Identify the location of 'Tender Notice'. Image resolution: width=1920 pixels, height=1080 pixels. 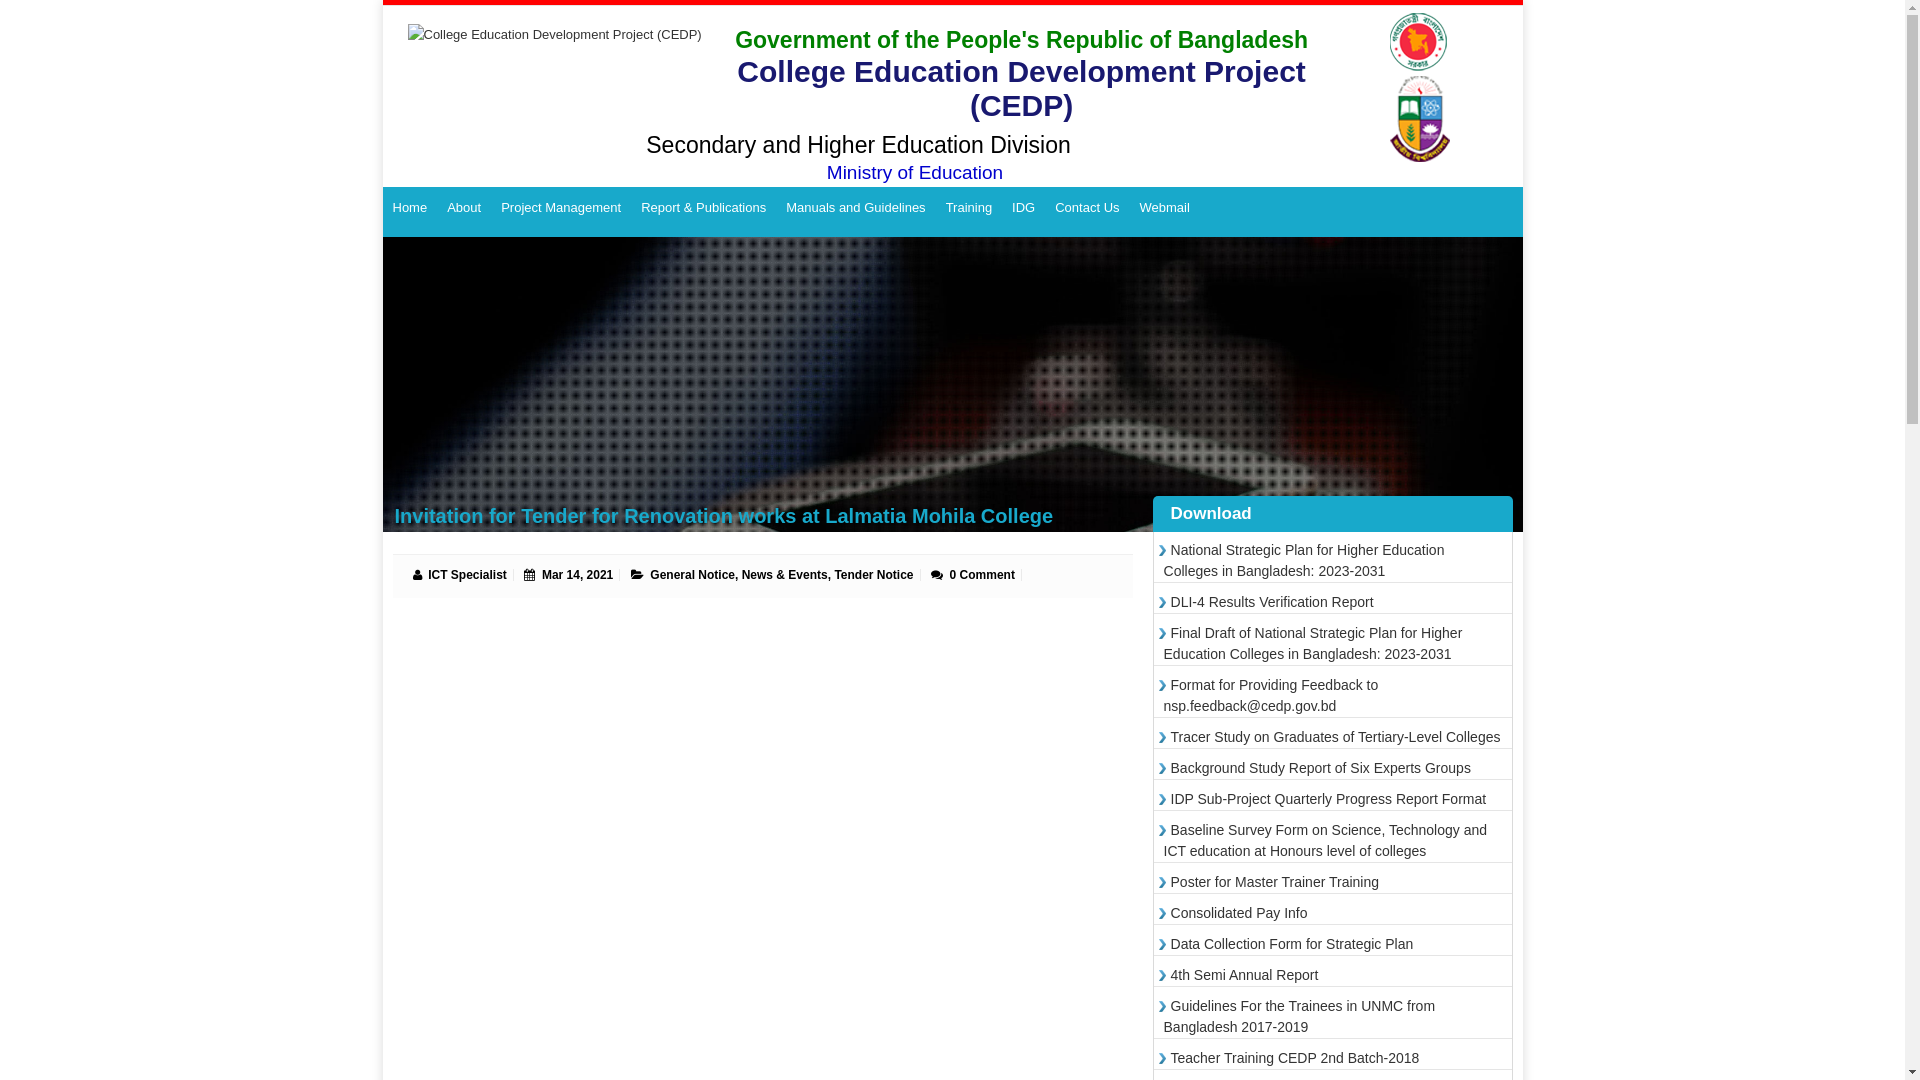
(834, 574).